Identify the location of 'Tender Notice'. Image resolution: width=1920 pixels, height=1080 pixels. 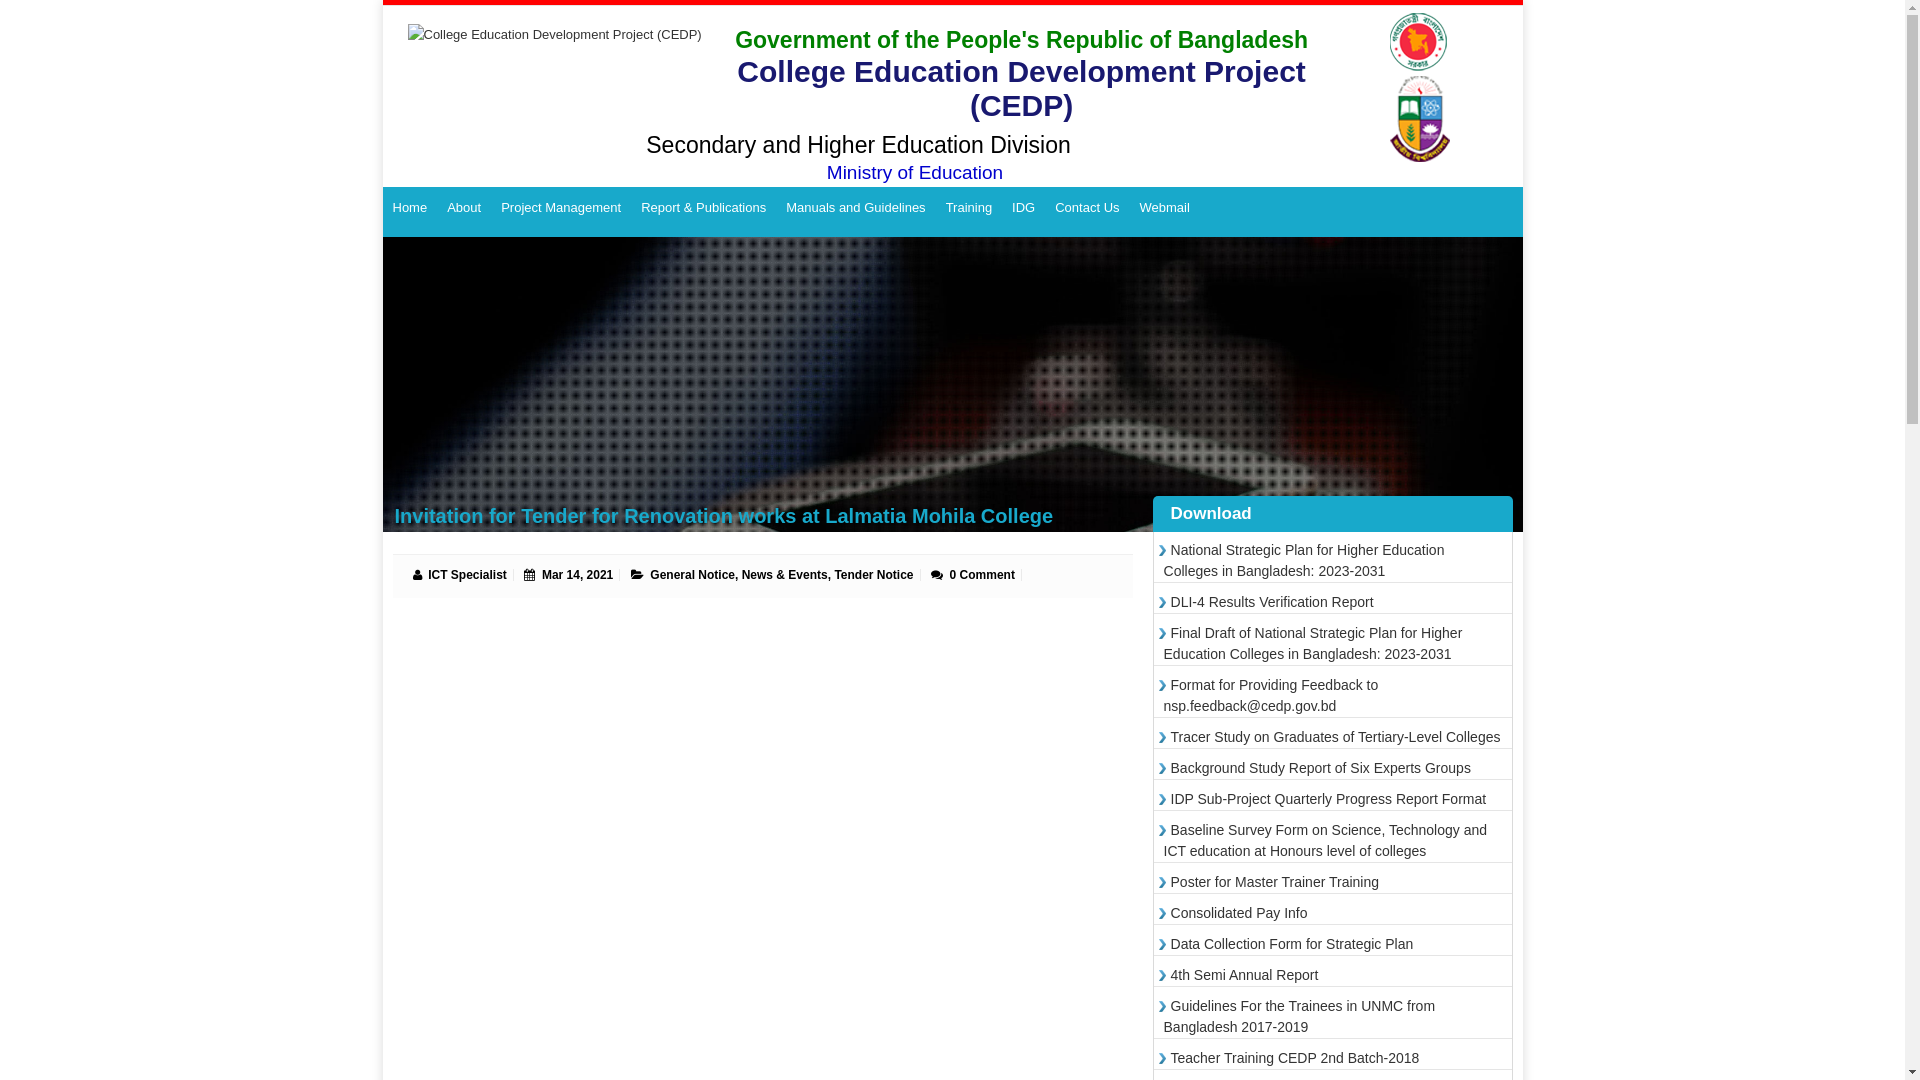
(834, 574).